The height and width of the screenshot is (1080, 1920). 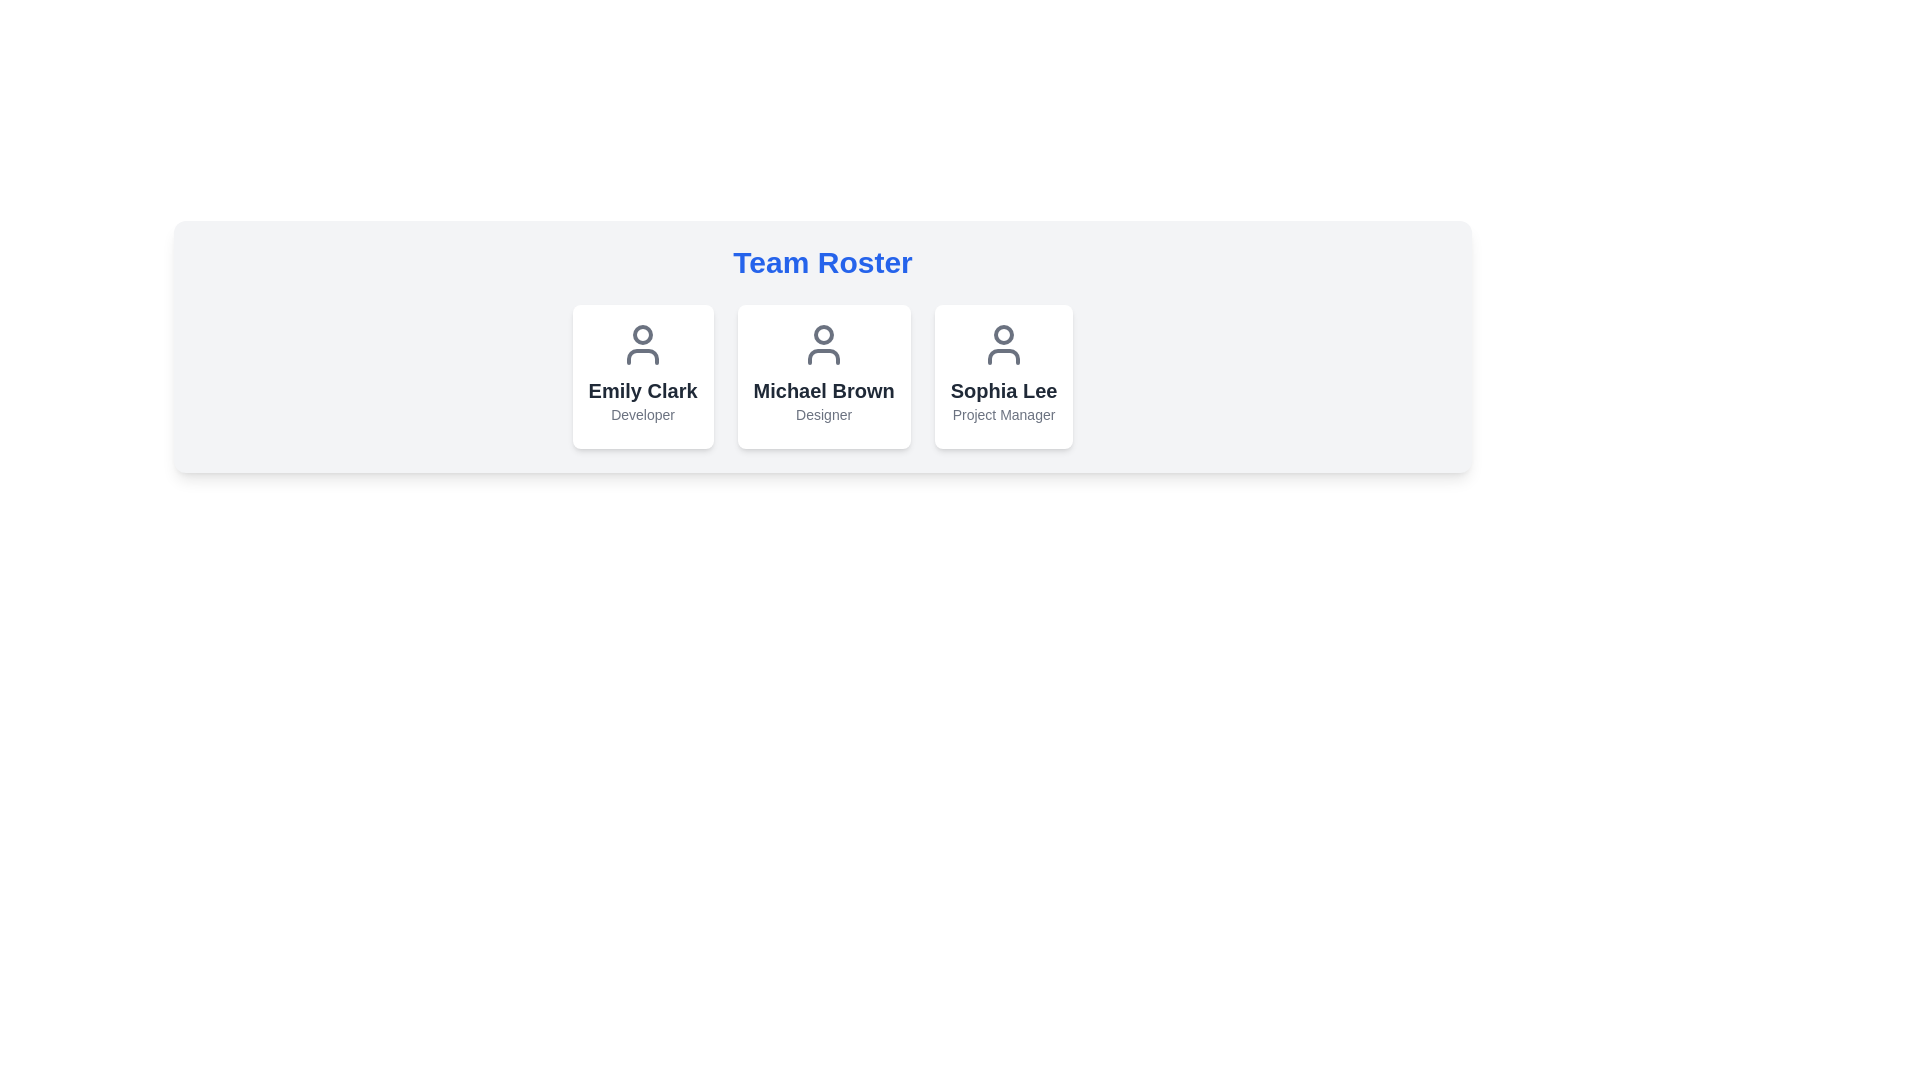 What do you see at coordinates (824, 390) in the screenshot?
I see `the text label identifying the individual as 'Michael Brown' located below the user silhouette icon in the middle card` at bounding box center [824, 390].